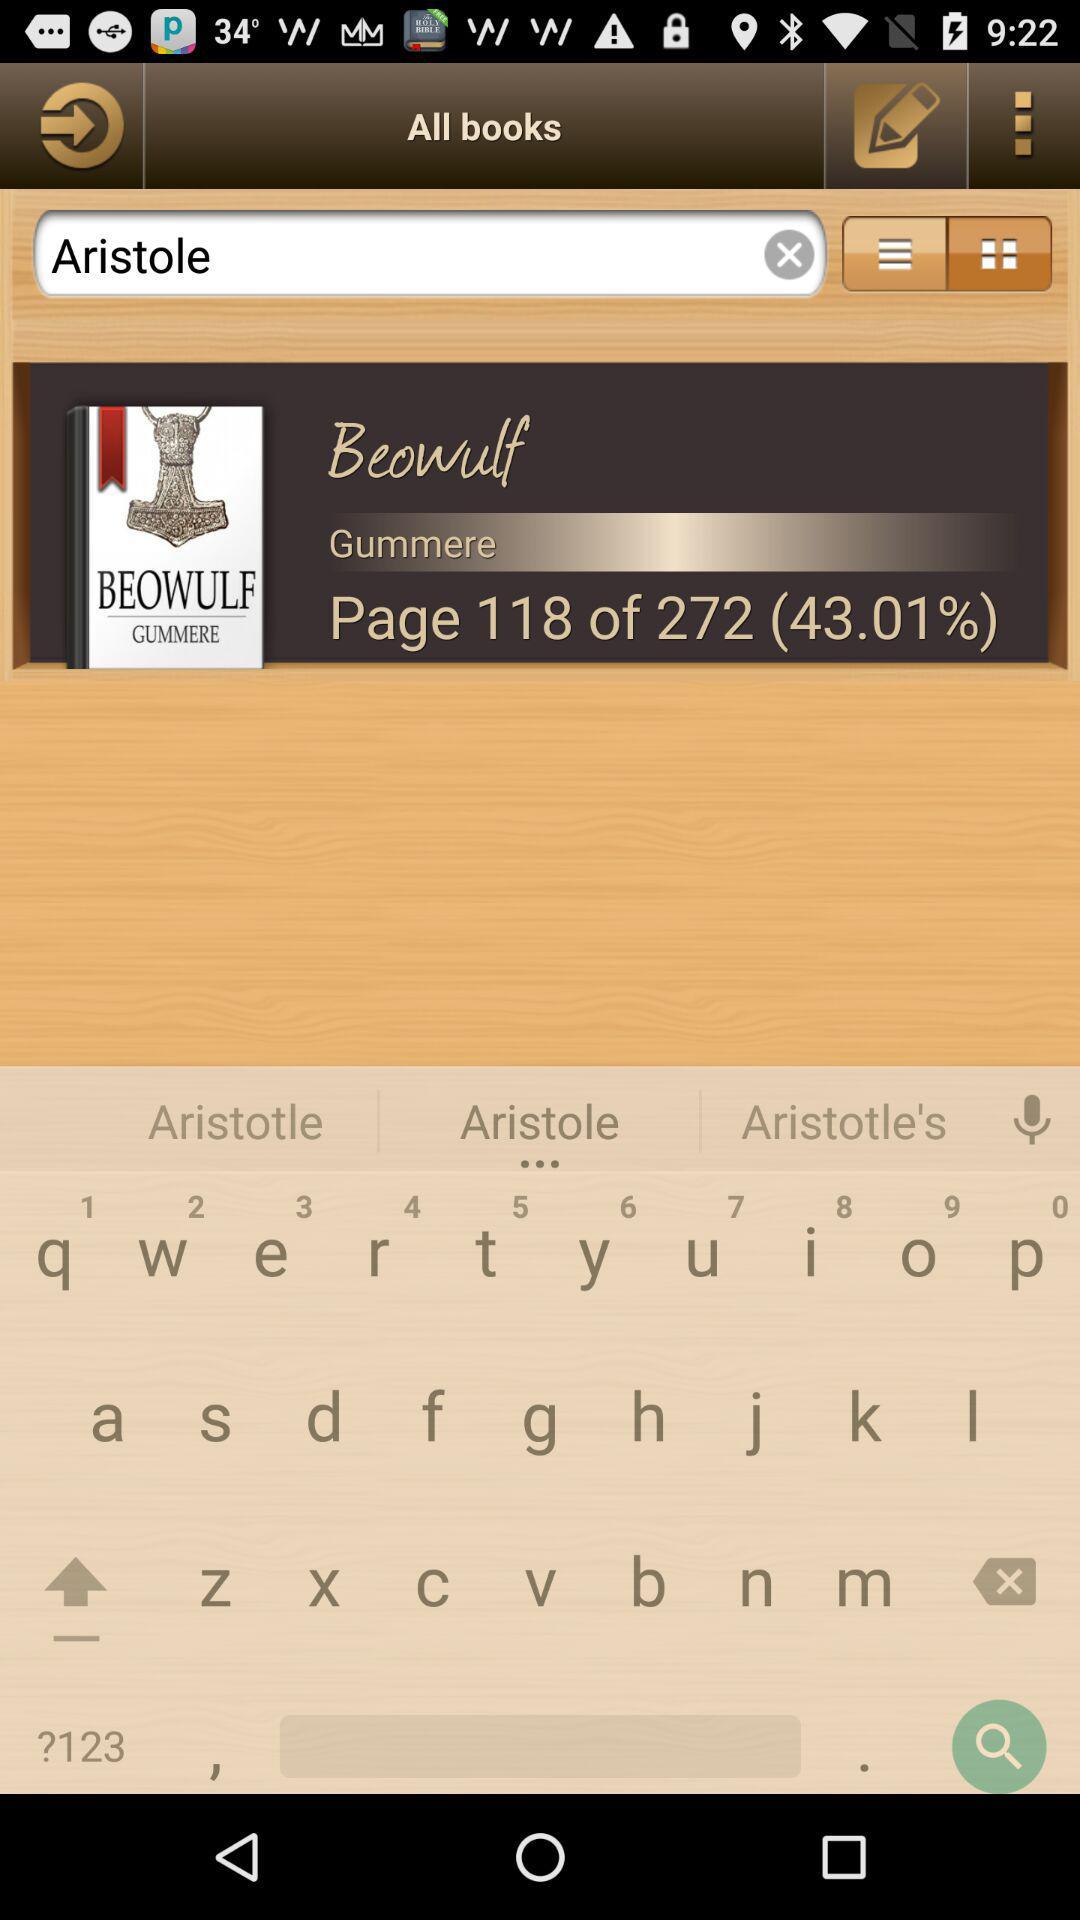 The image size is (1080, 1920). I want to click on icon option, so click(999, 253).